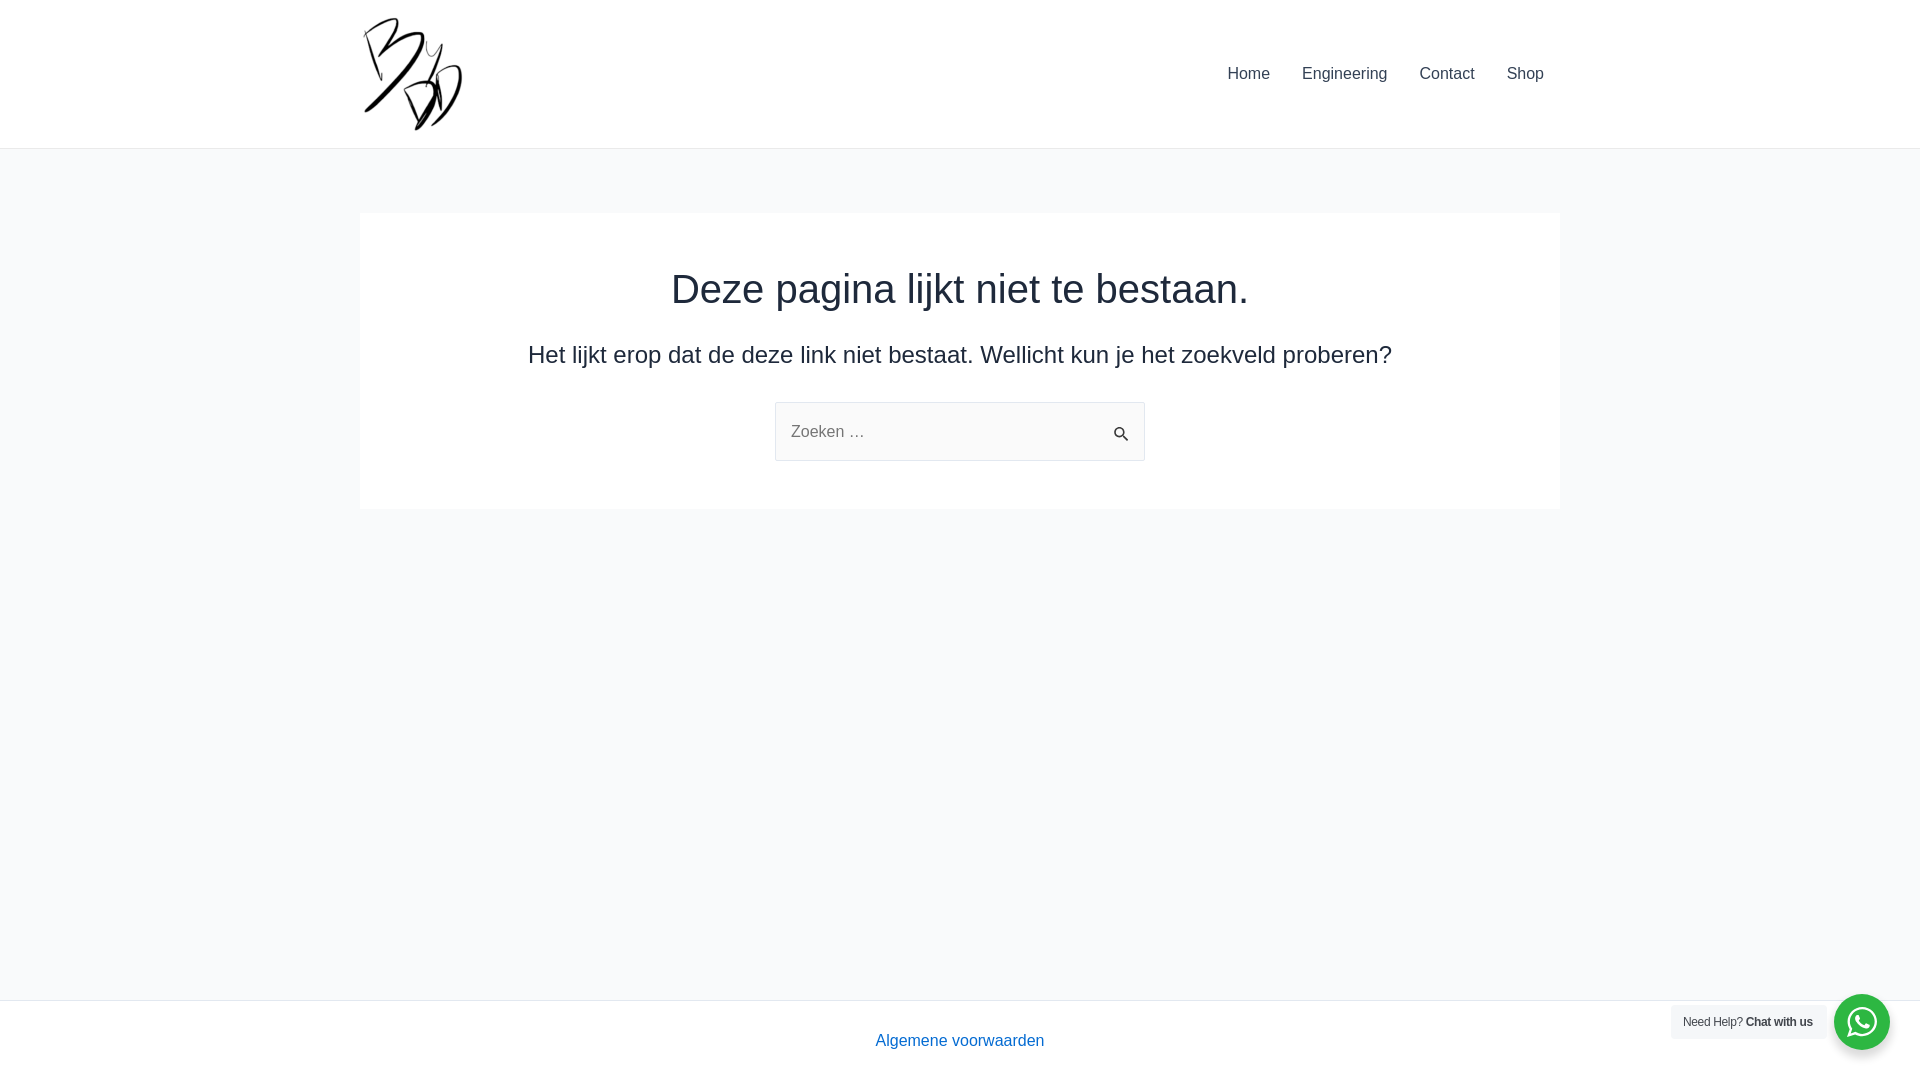 The image size is (1920, 1080). I want to click on 'Algemene voorwaarden', so click(960, 1040).